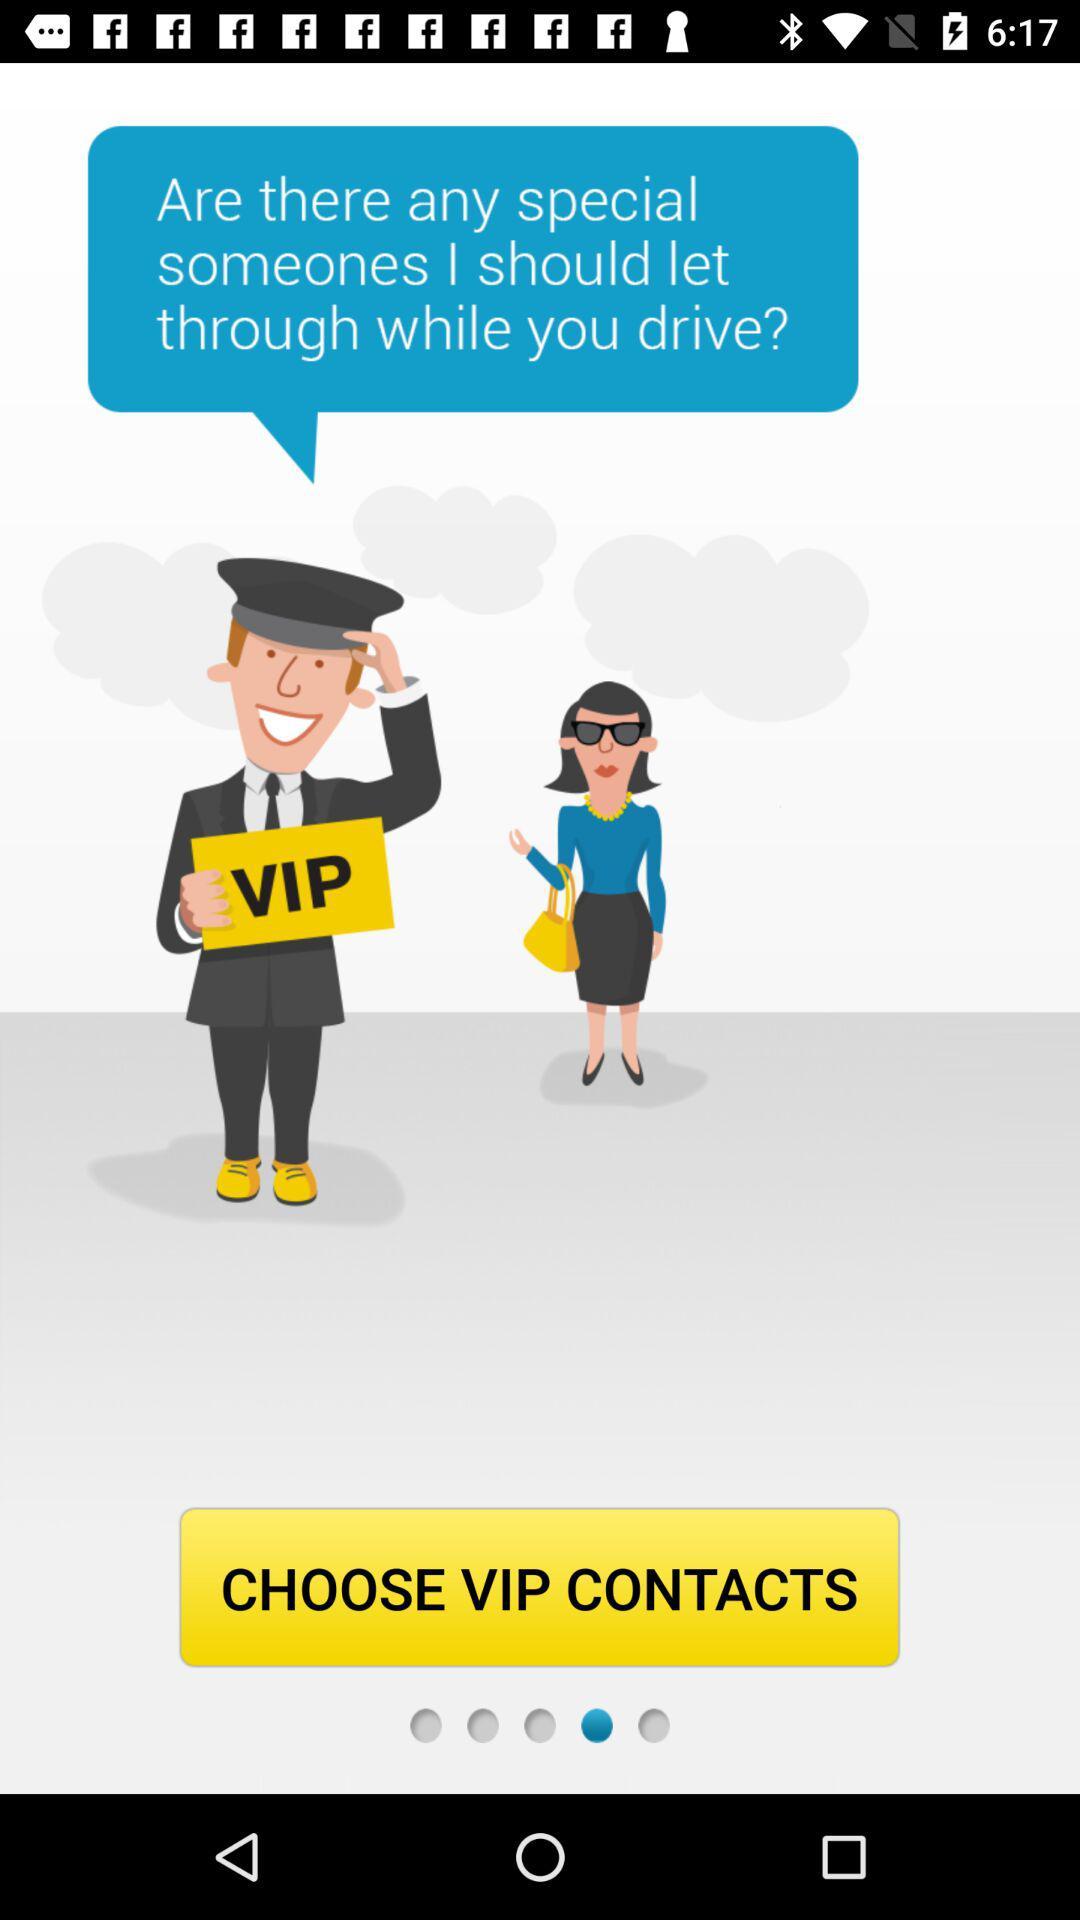  Describe the element at coordinates (482, 1724) in the screenshot. I see `pictures` at that location.